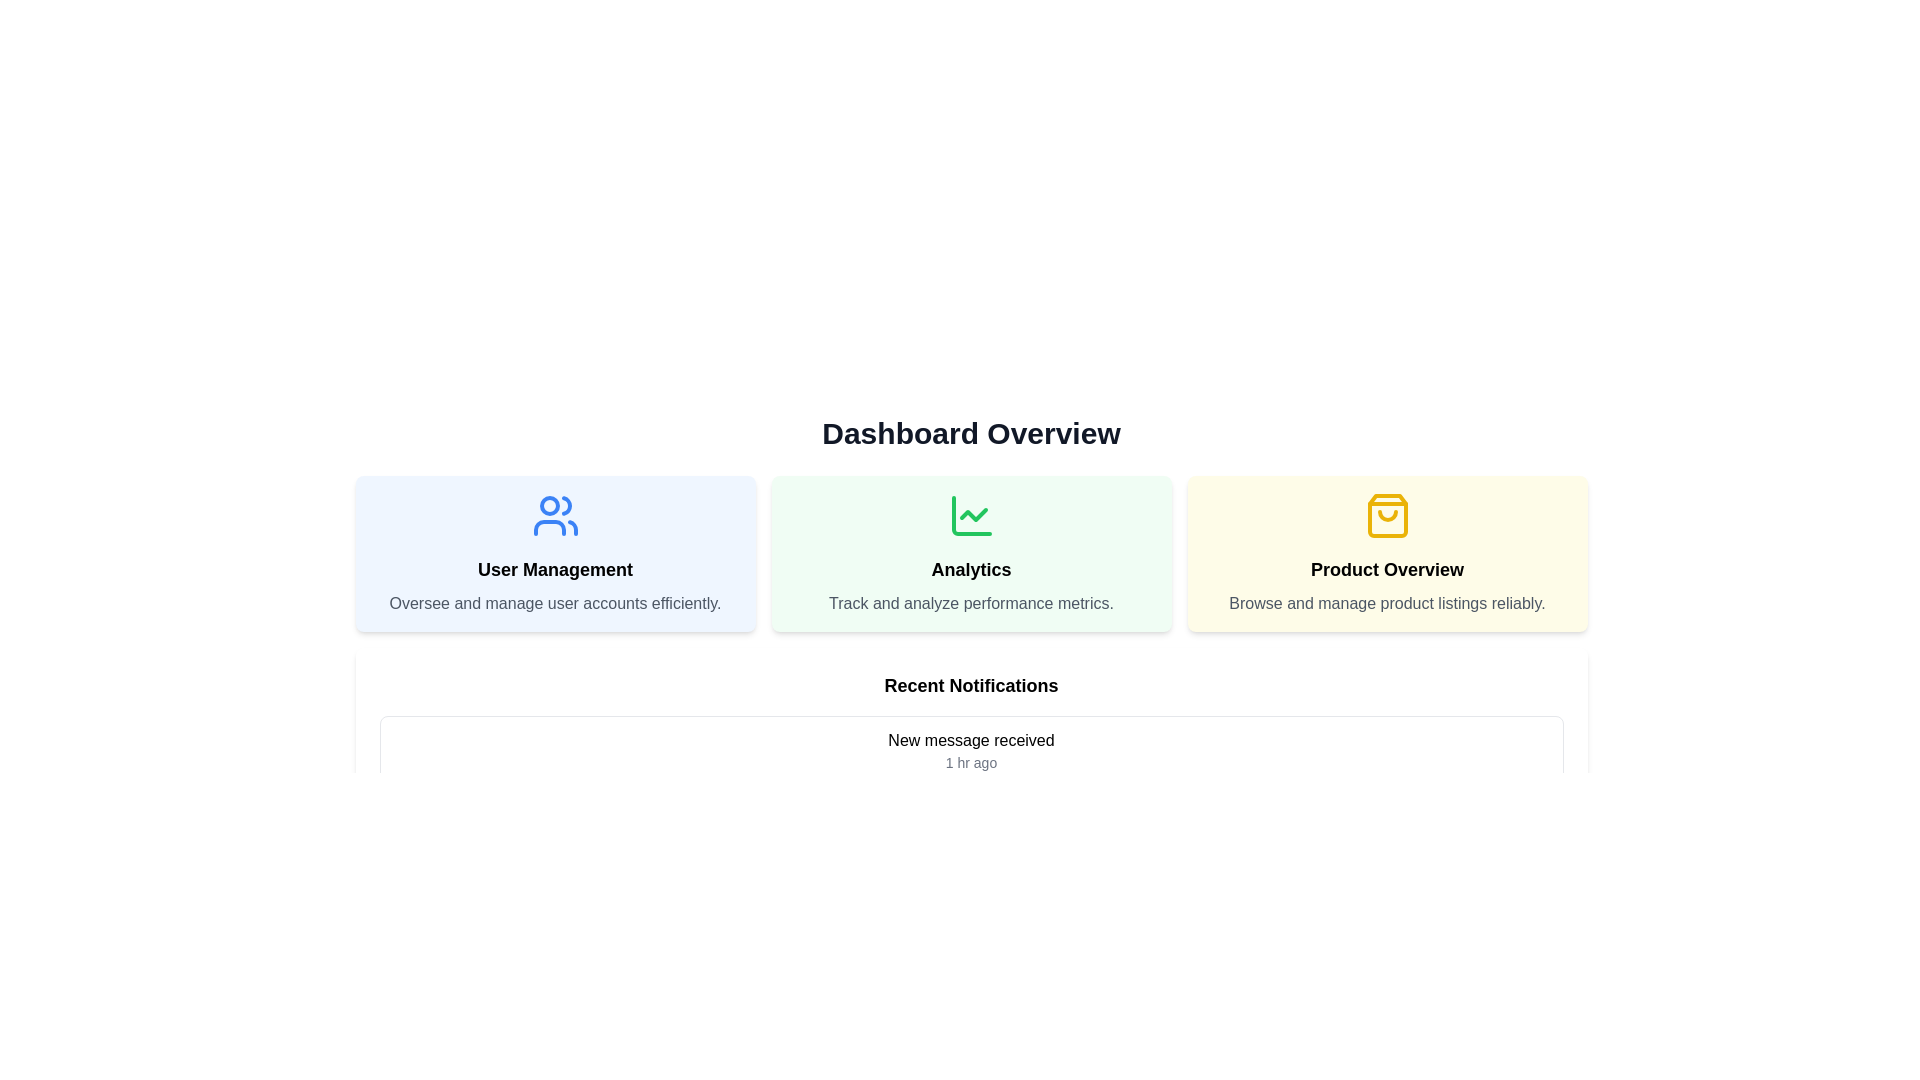 The height and width of the screenshot is (1080, 1920). I want to click on the user management icon located at the top-center of the 'User Management' card on the leftmost side of the three-card section under 'Dashboard Overview', so click(555, 515).